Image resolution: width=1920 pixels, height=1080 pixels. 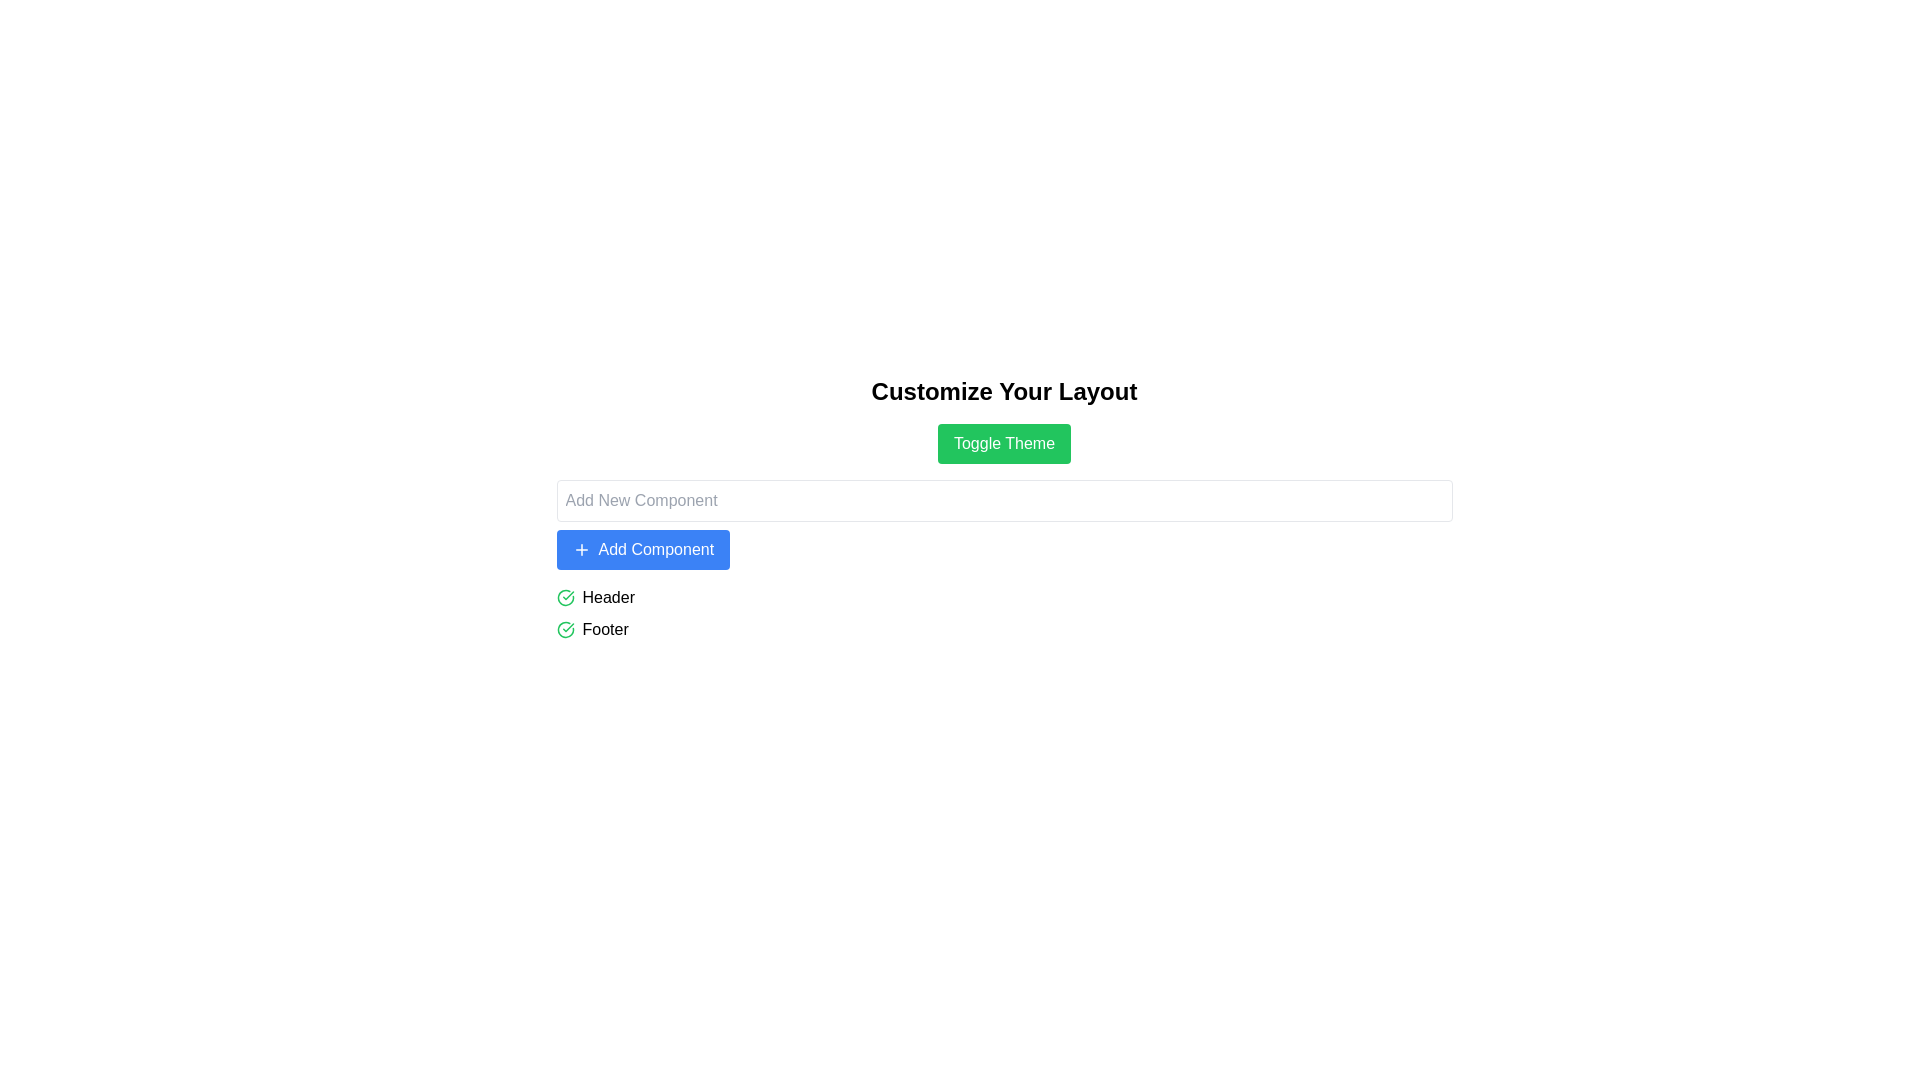 I want to click on the button located immediately below the 'Add New Component' input field, so click(x=643, y=550).